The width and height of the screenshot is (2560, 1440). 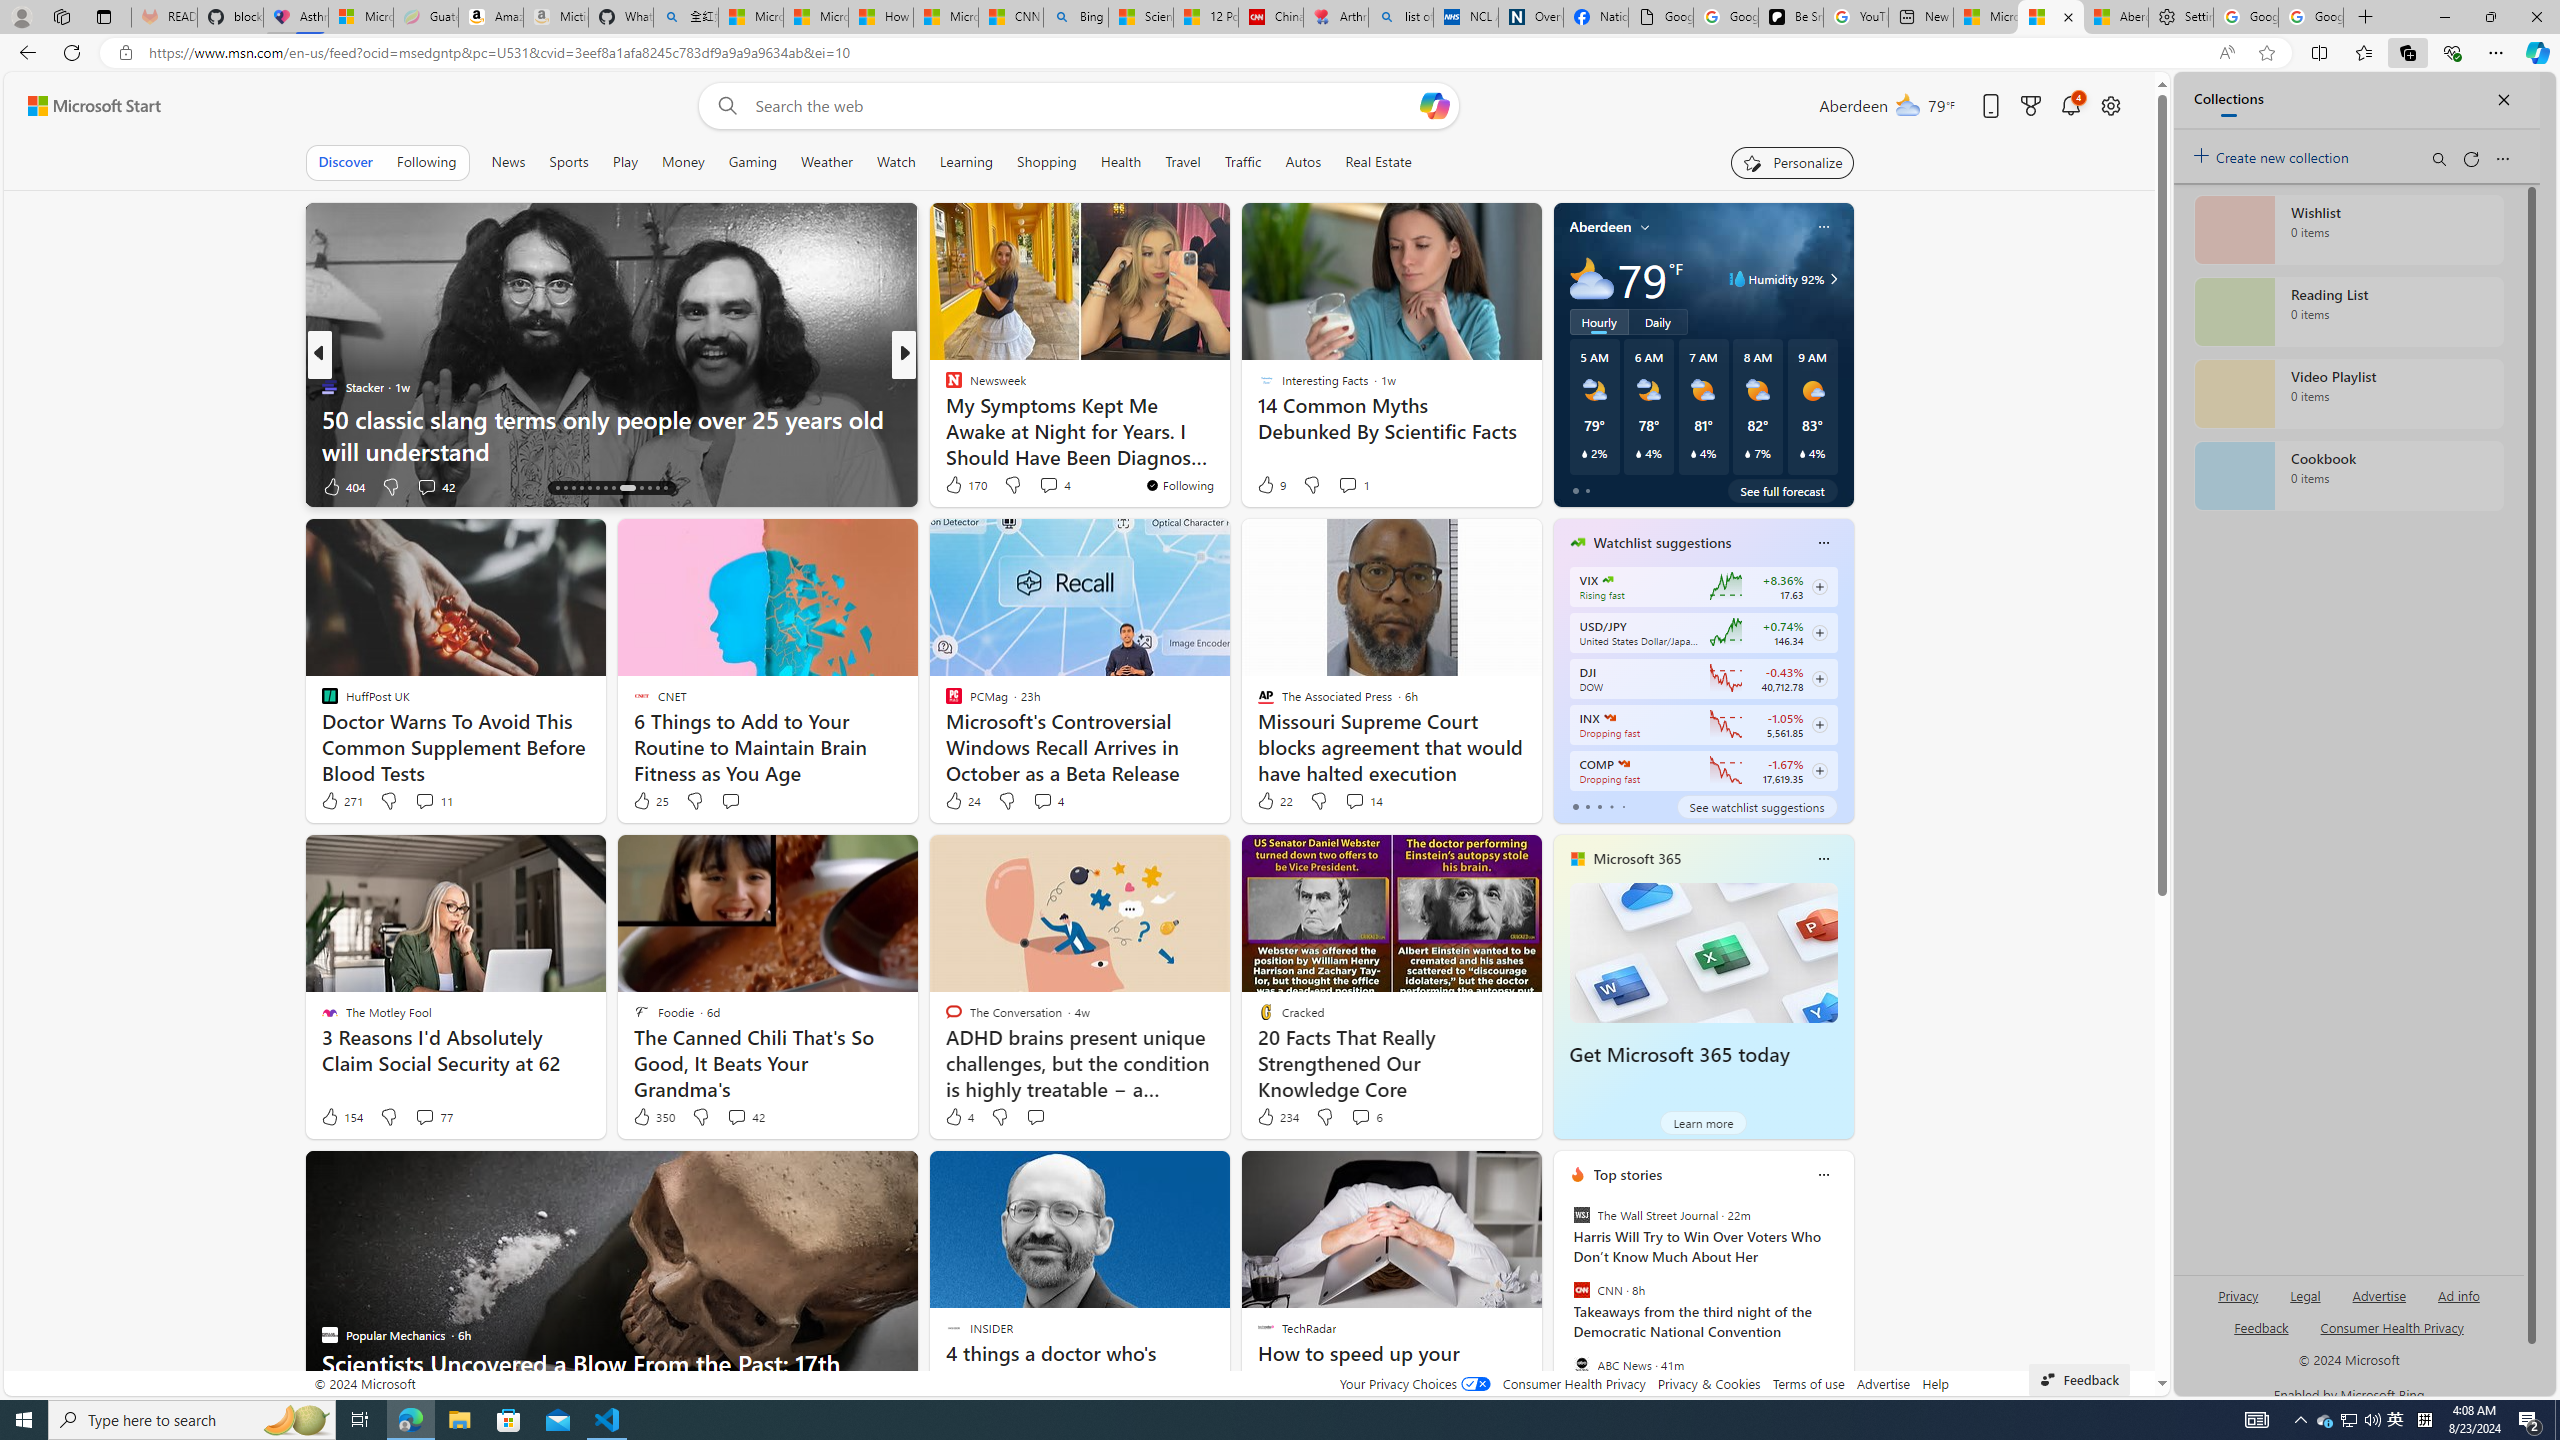 What do you see at coordinates (572, 487) in the screenshot?
I see `'AutomationID: tab-16'` at bounding box center [572, 487].